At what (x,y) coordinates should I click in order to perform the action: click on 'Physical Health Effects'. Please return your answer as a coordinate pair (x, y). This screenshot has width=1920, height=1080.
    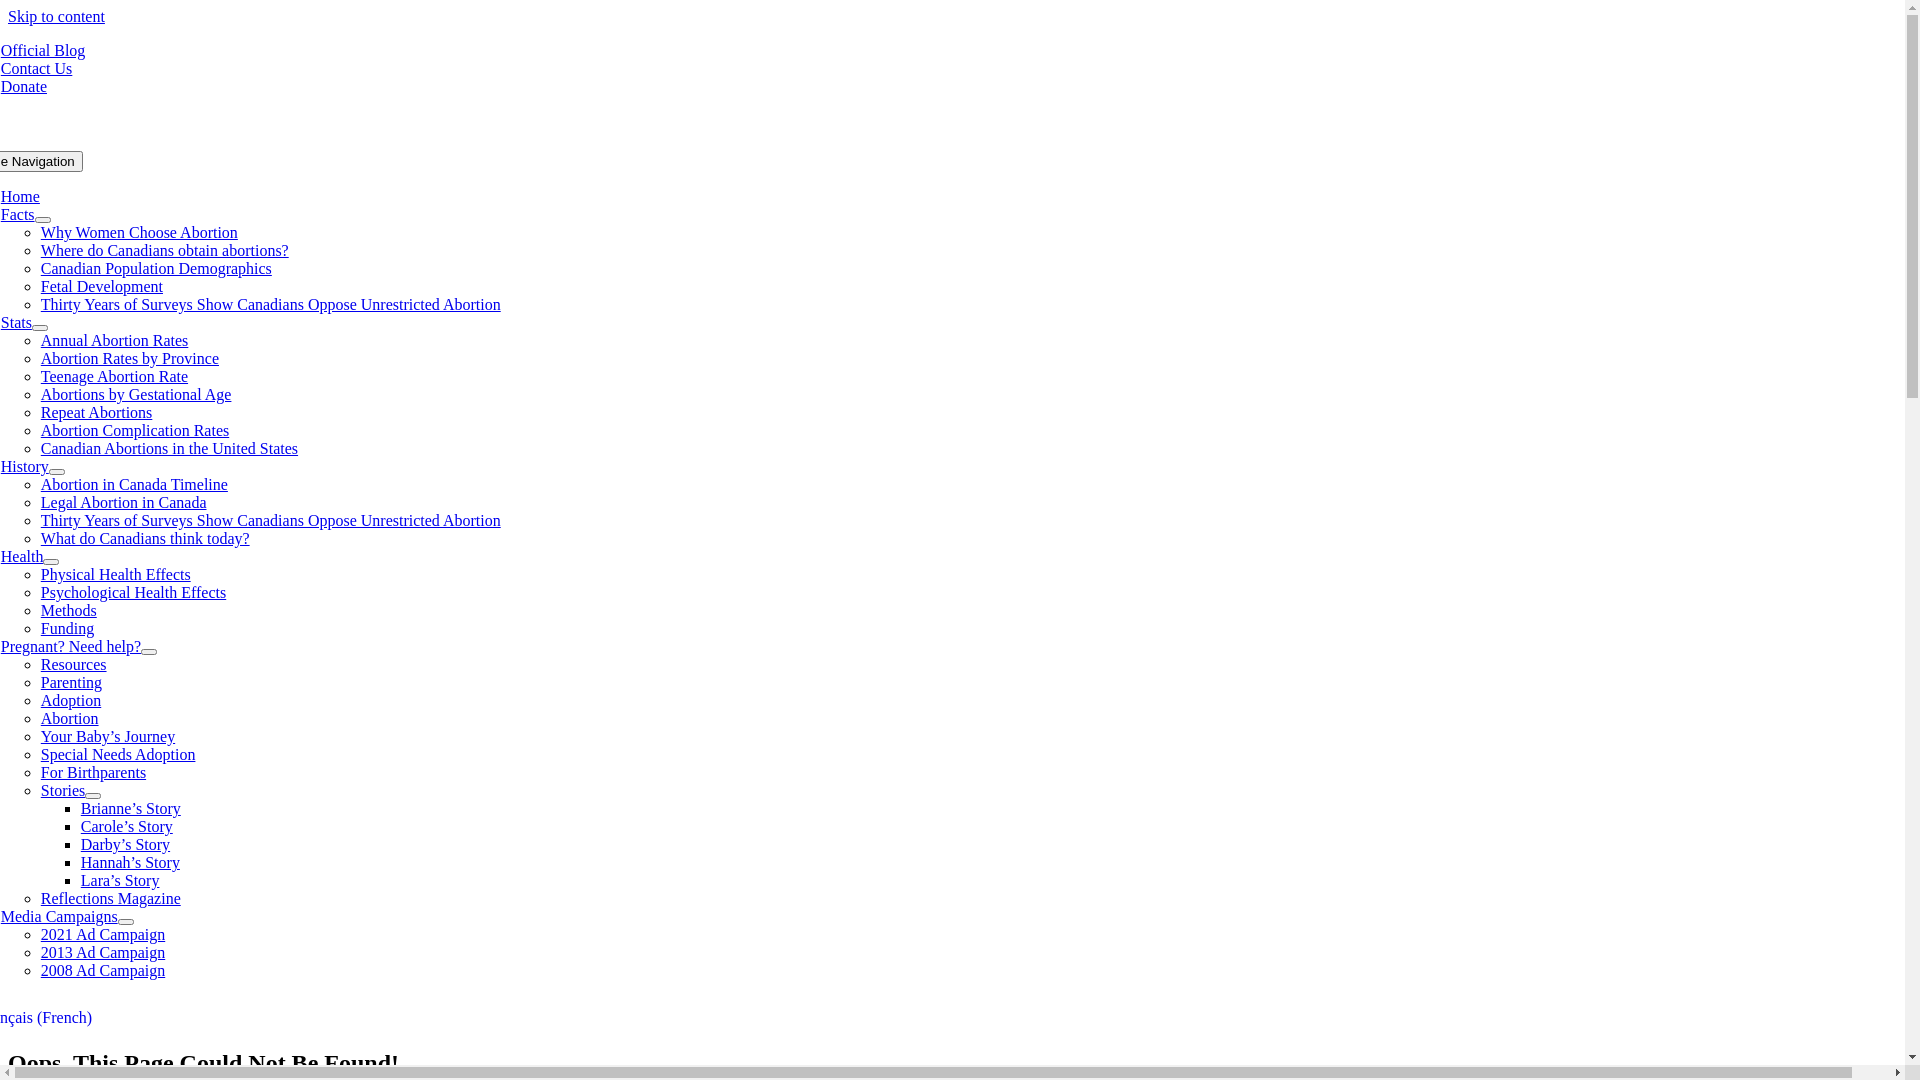
    Looking at the image, I should click on (114, 574).